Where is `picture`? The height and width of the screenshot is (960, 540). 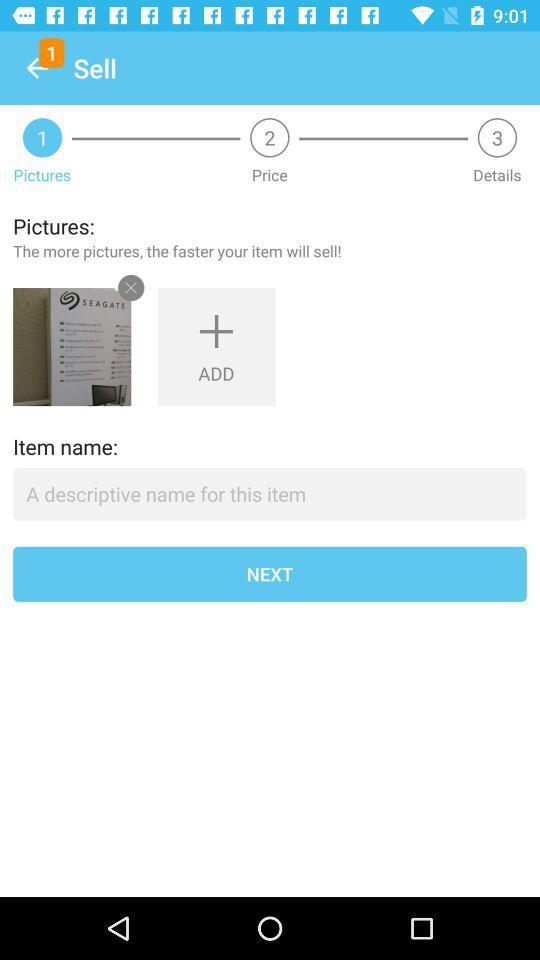
picture is located at coordinates (71, 347).